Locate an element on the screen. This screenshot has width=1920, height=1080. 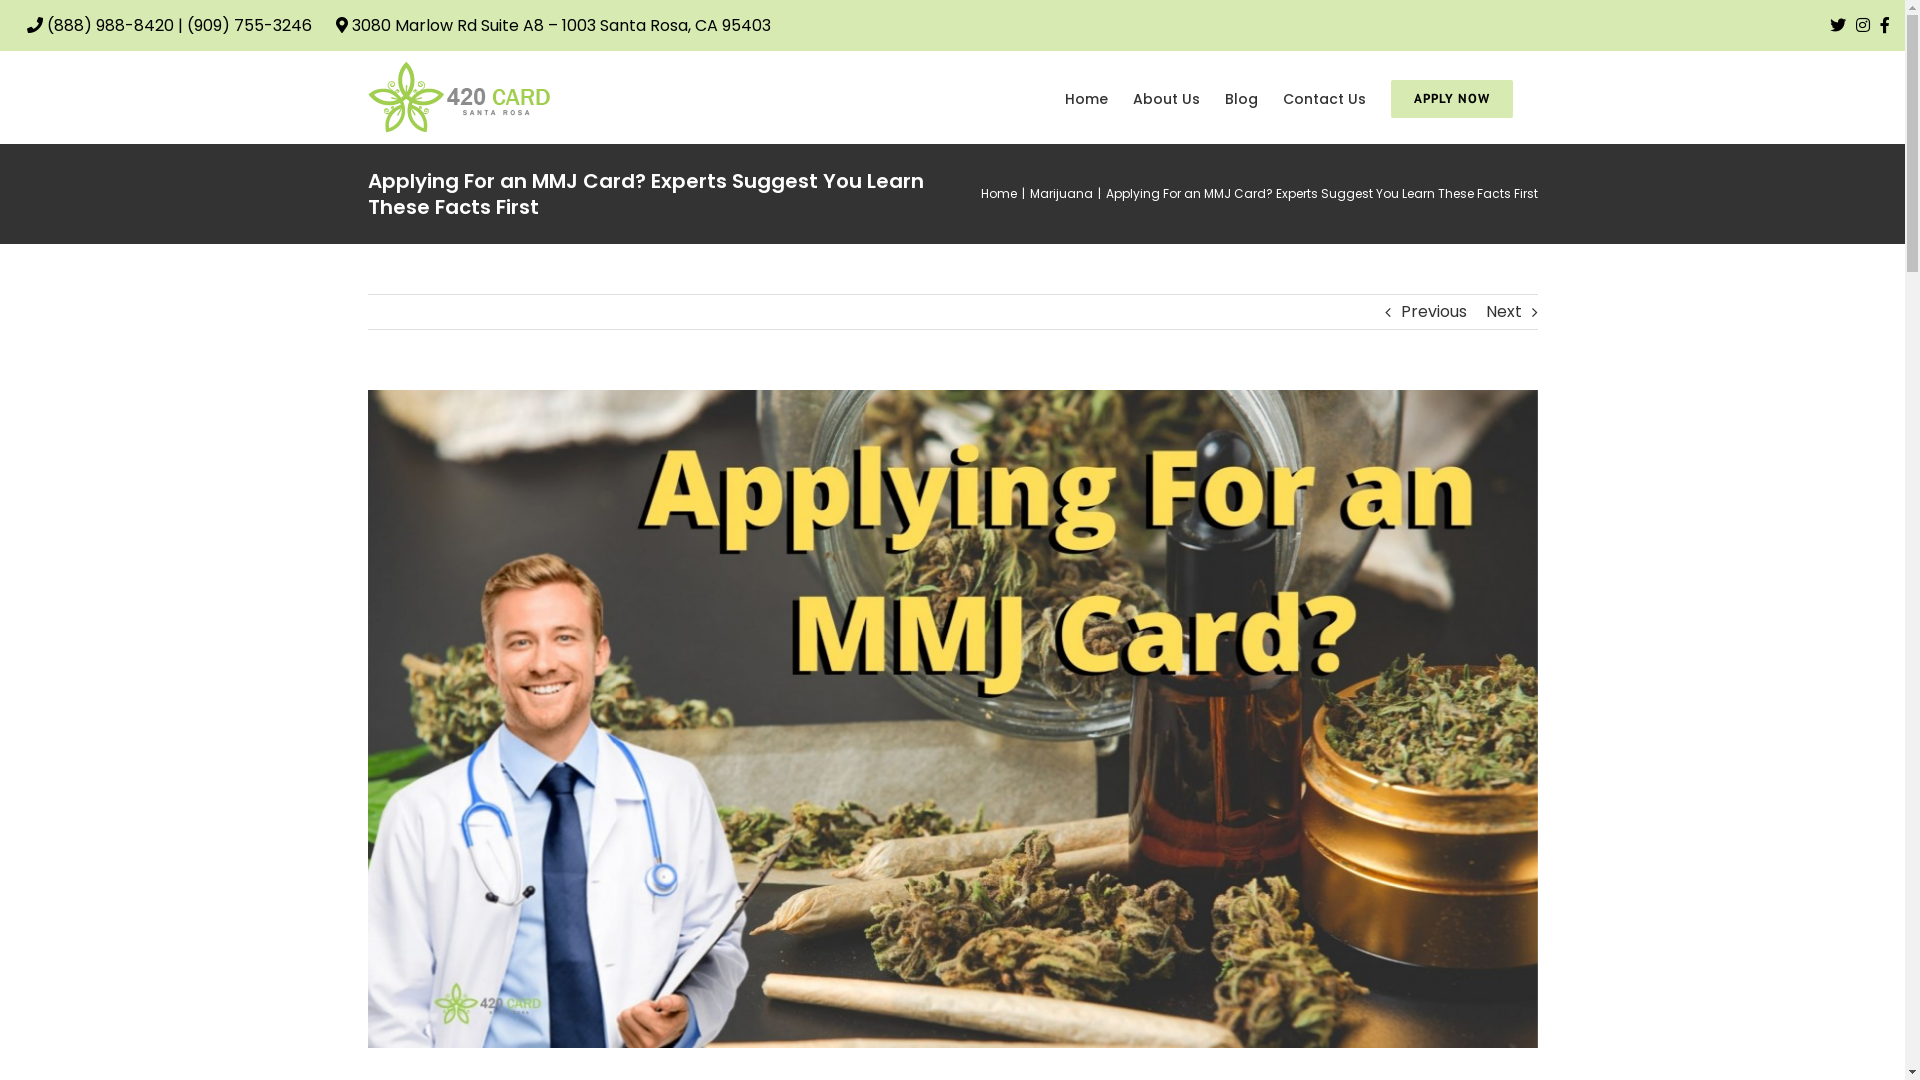
'Previous' is located at coordinates (1399, 312).